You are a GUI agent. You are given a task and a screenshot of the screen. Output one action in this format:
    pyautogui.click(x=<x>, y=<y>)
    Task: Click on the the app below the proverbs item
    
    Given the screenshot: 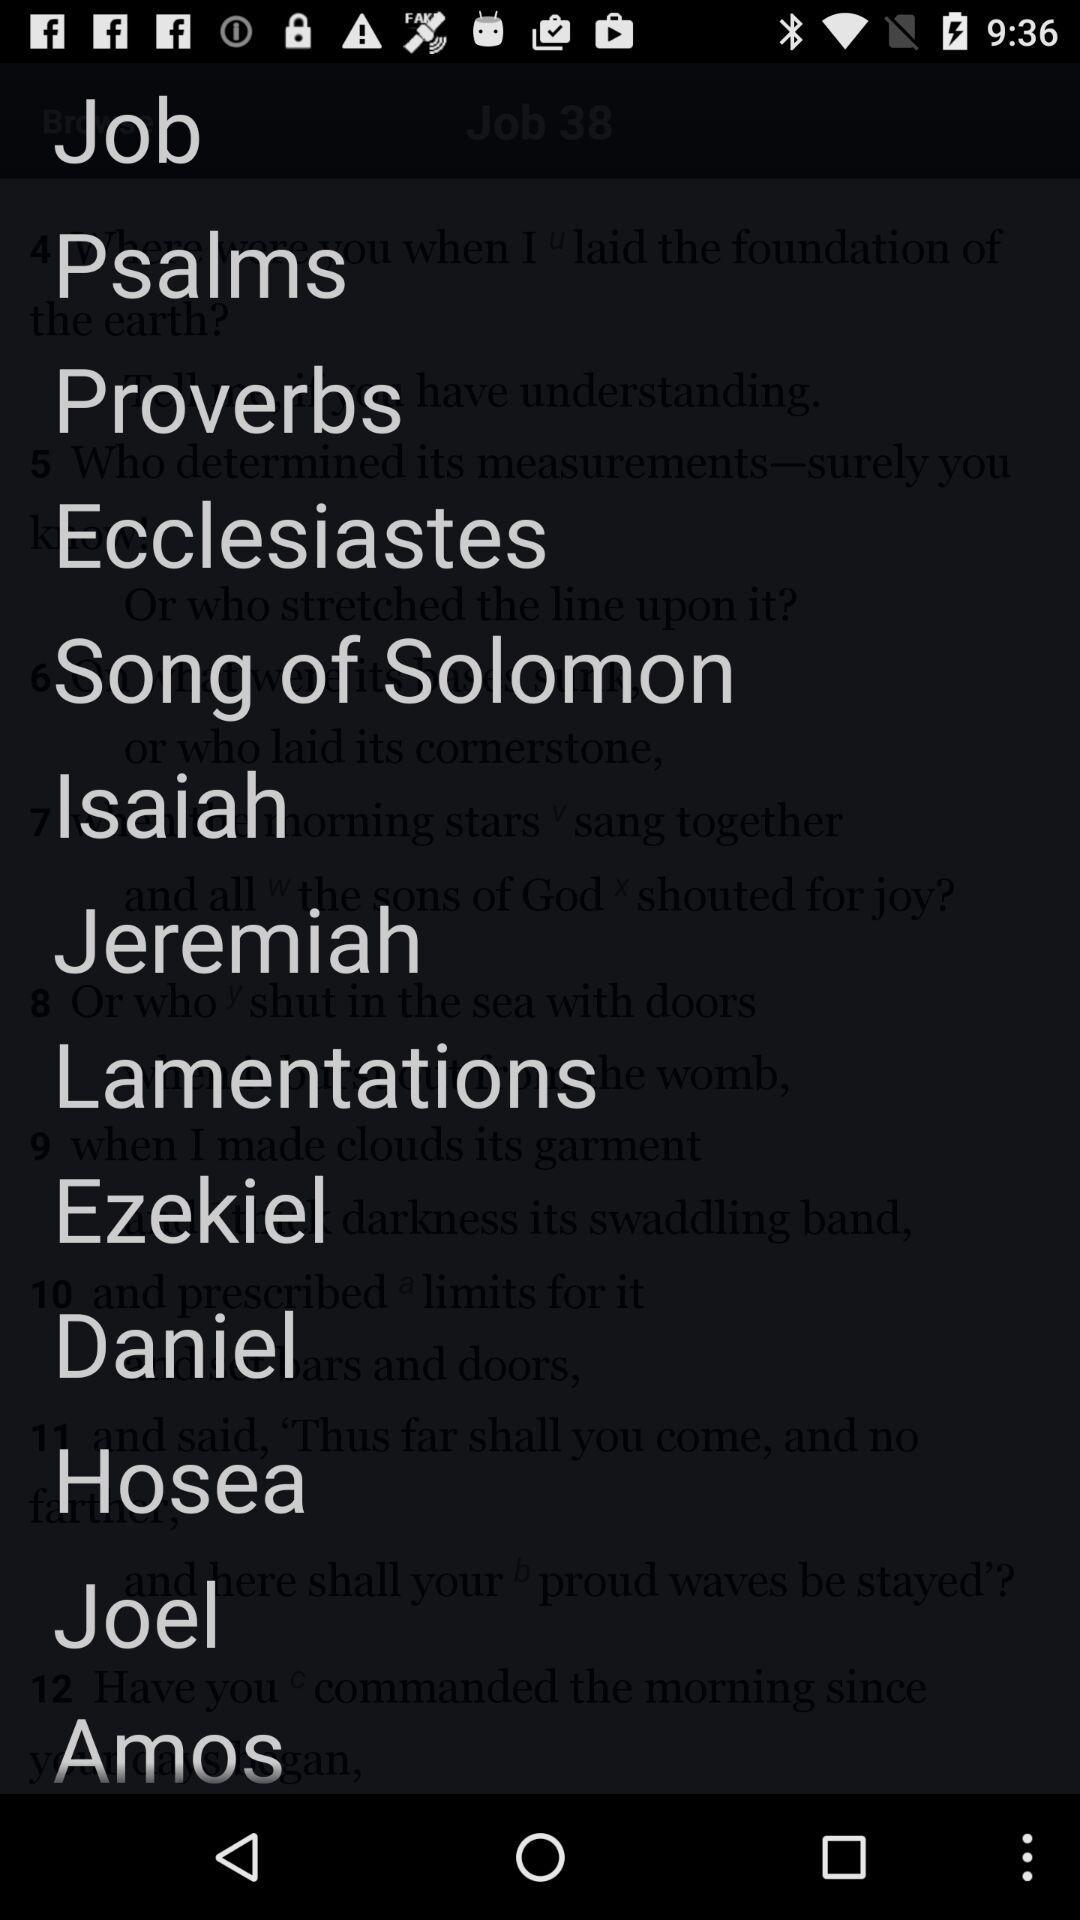 What is the action you would take?
    pyautogui.click(x=274, y=532)
    